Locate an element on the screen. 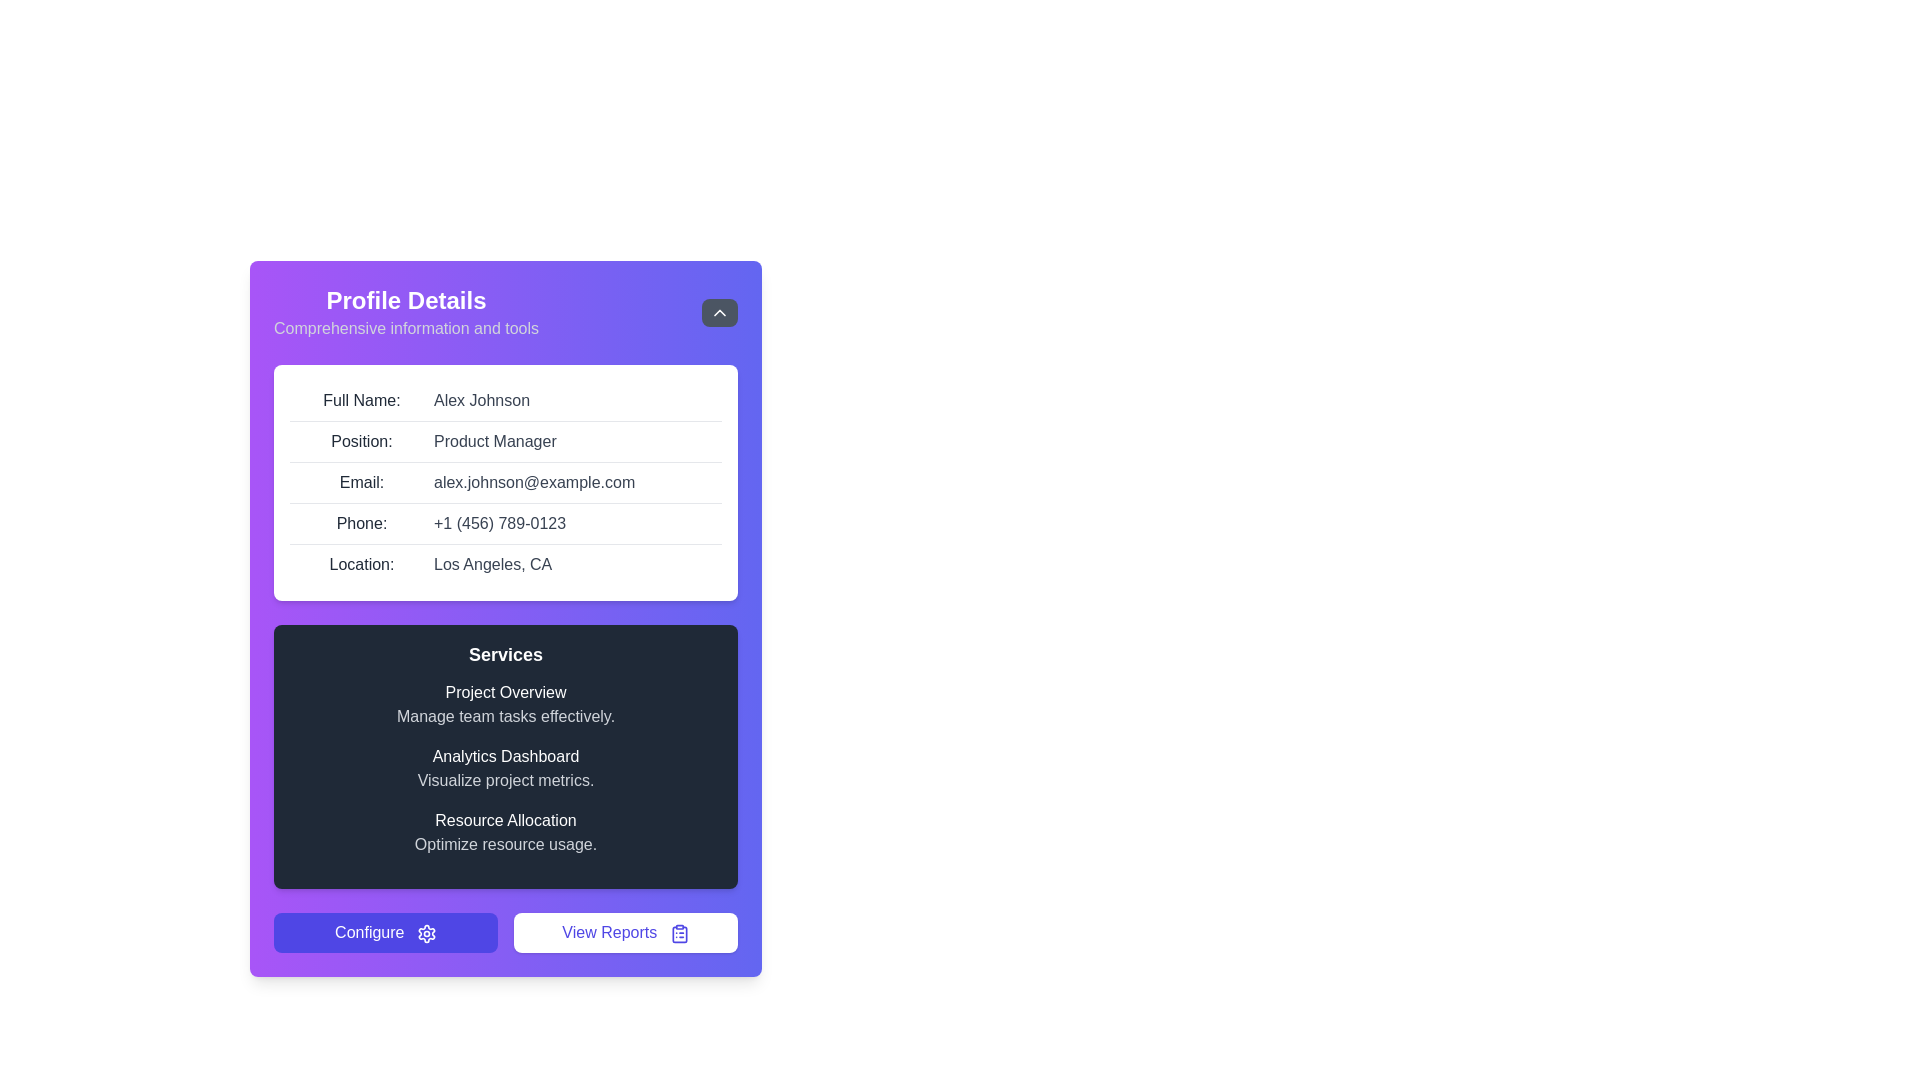  the static text display labeled 'Position:' which shows the value 'Product Manager' located in the second row of the information card is located at coordinates (505, 441).